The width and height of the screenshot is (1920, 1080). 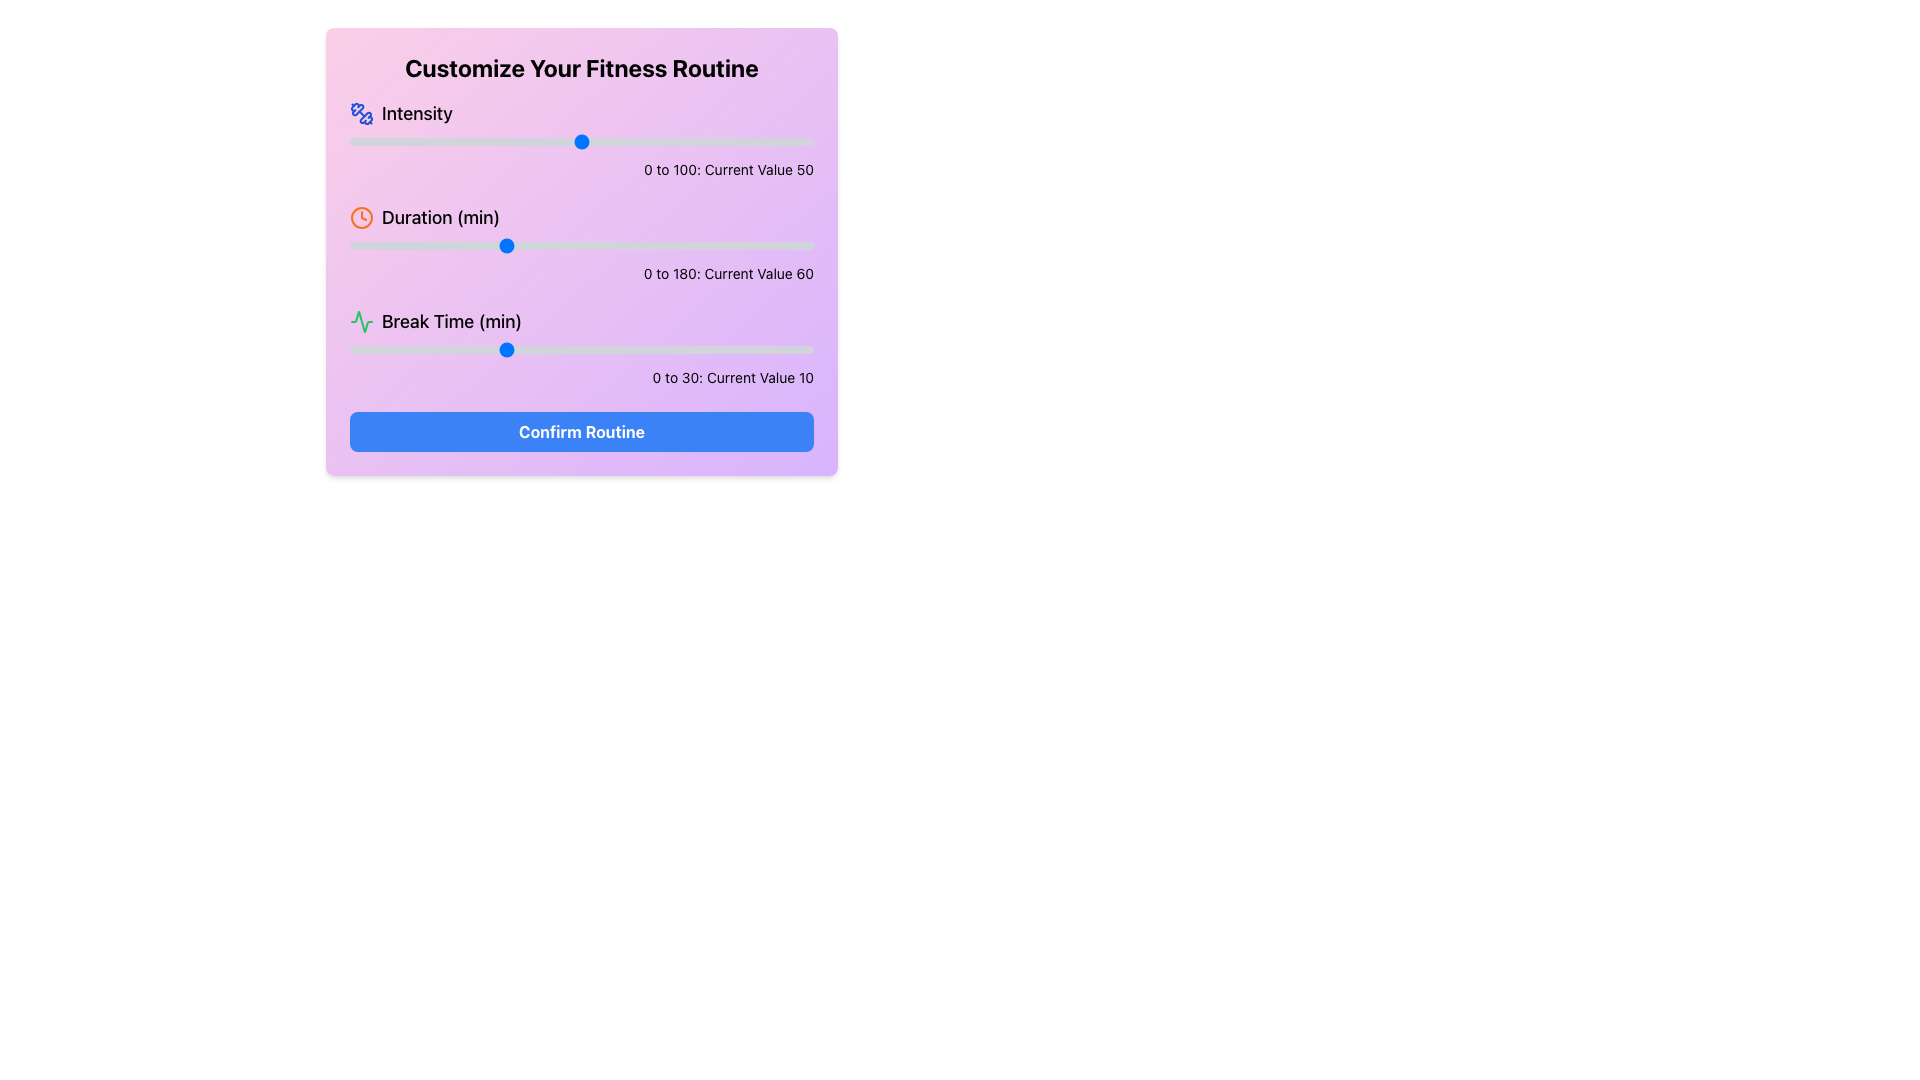 I want to click on the circular icon with an orange outline and white interior, which is the inner face of the clock icon located on the left side of the 'Duration (min)' row, so click(x=361, y=218).